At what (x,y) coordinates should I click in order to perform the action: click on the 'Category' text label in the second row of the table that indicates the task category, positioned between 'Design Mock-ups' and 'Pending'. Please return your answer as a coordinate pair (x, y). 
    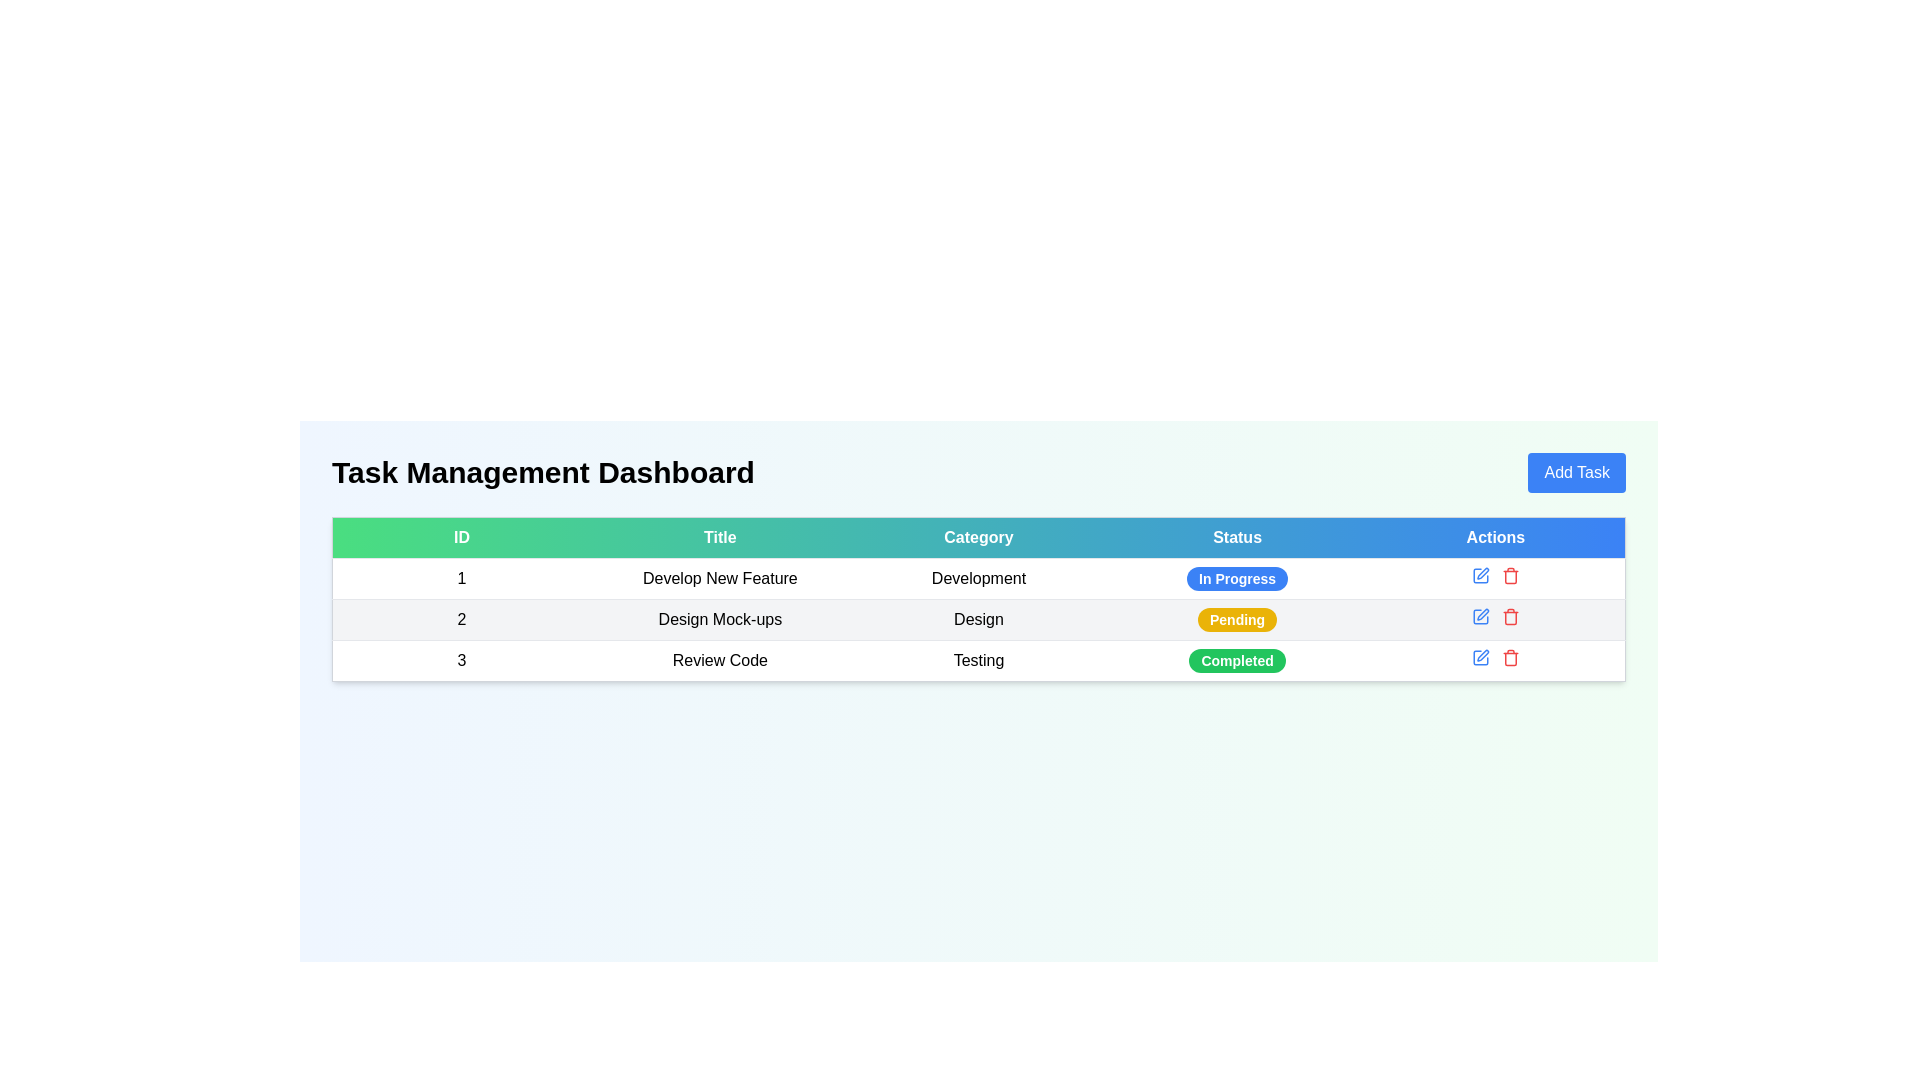
    Looking at the image, I should click on (979, 619).